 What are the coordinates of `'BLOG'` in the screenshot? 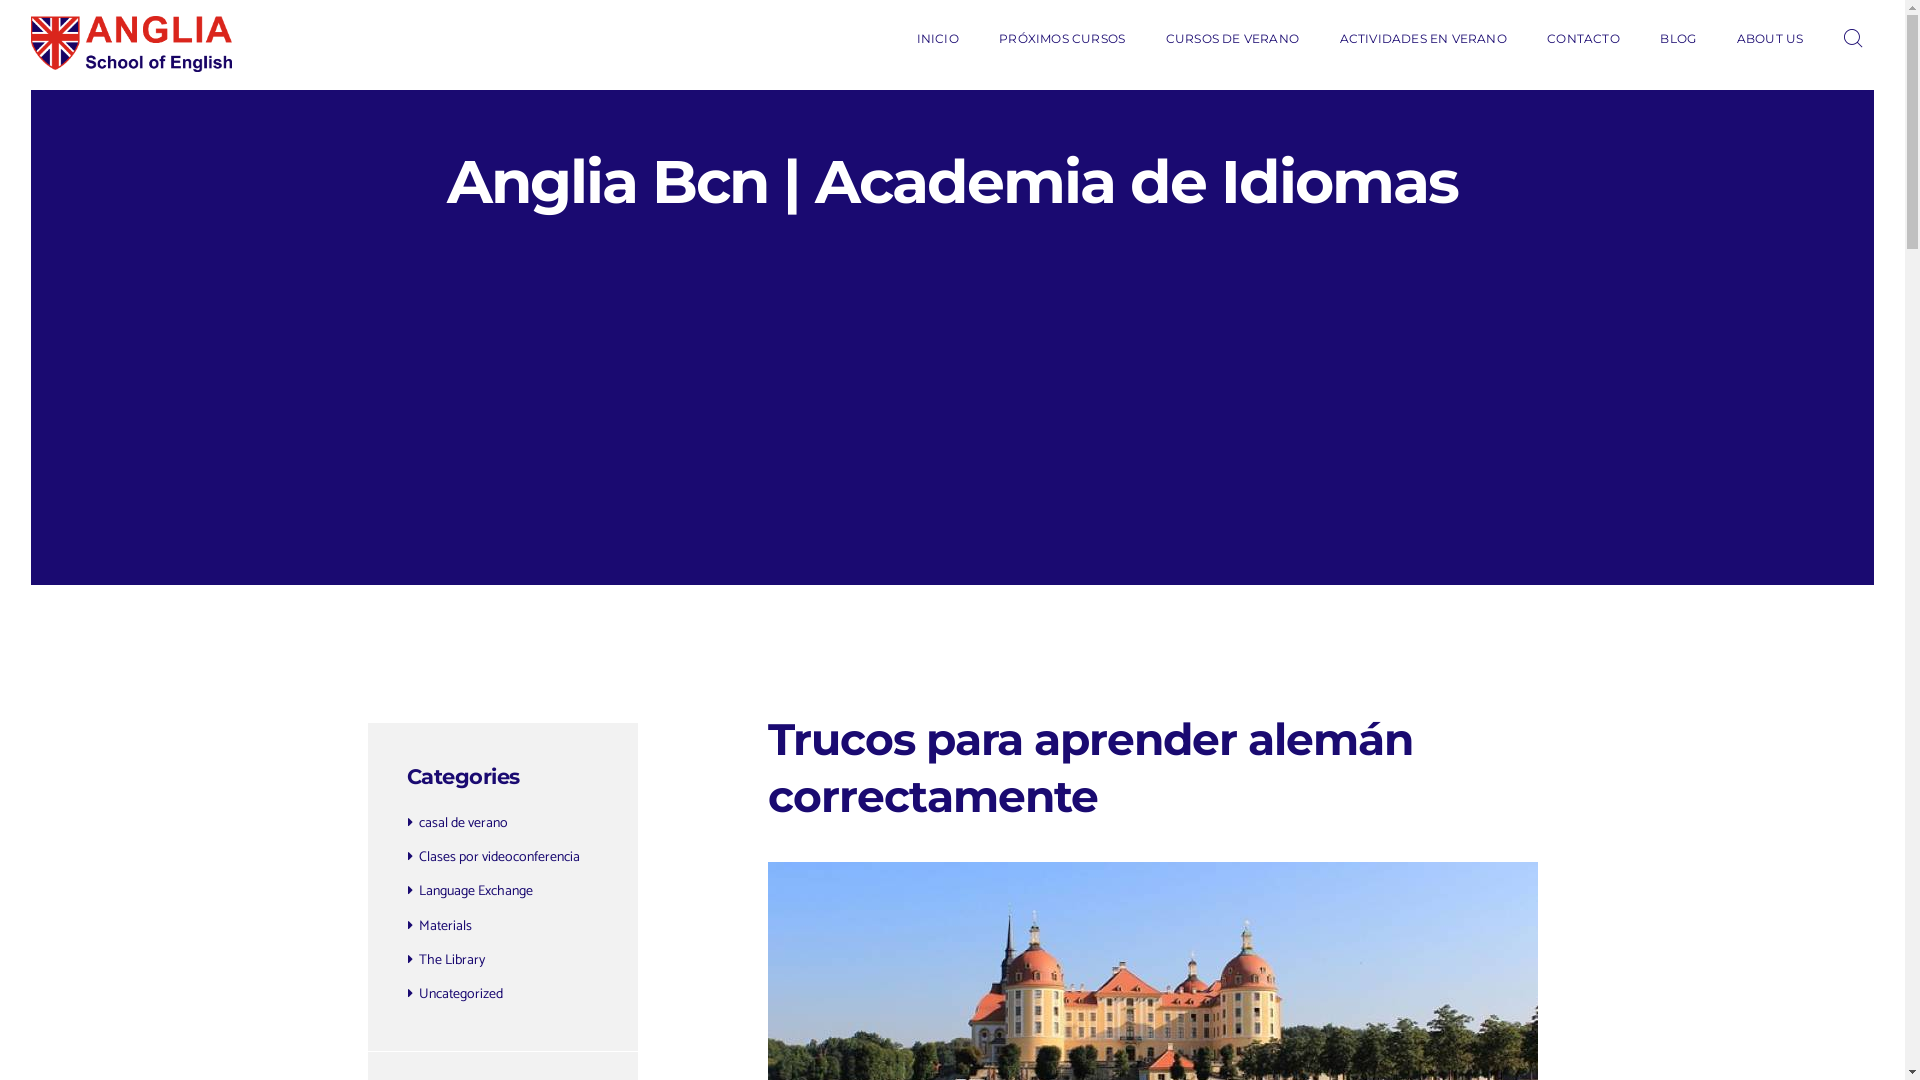 It's located at (1678, 38).